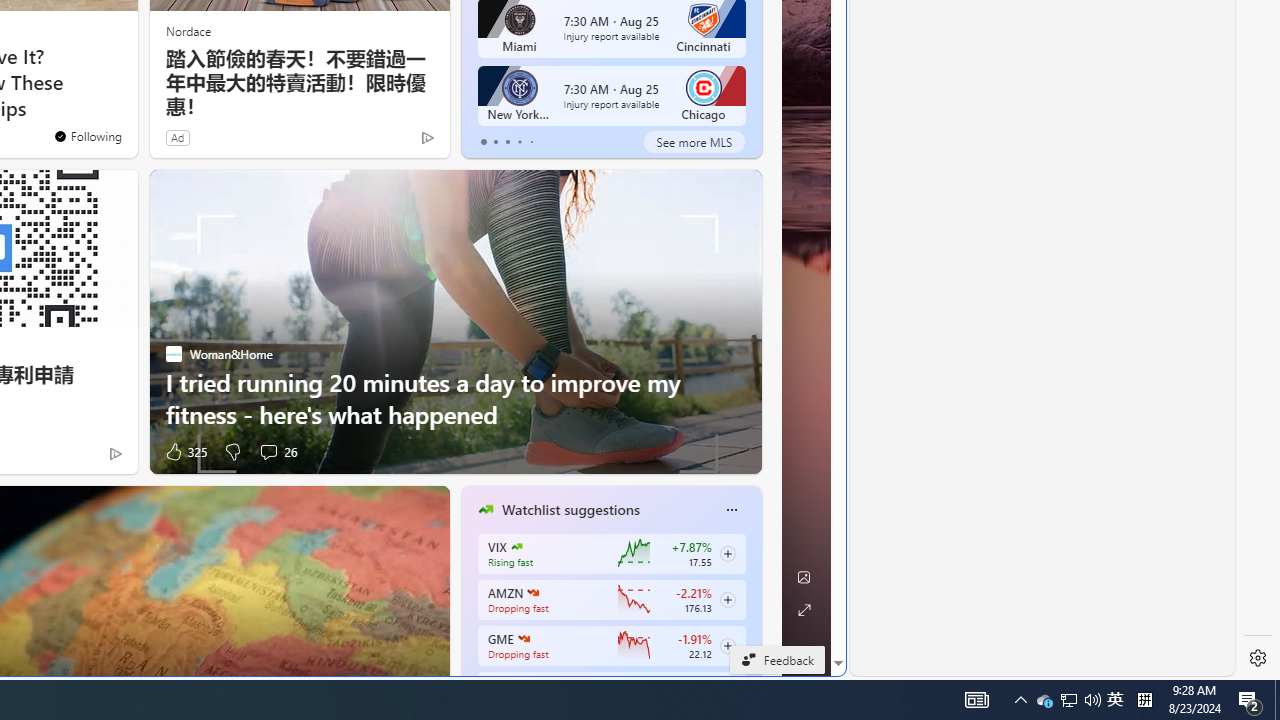  I want to click on 'Expand background', so click(803, 609).